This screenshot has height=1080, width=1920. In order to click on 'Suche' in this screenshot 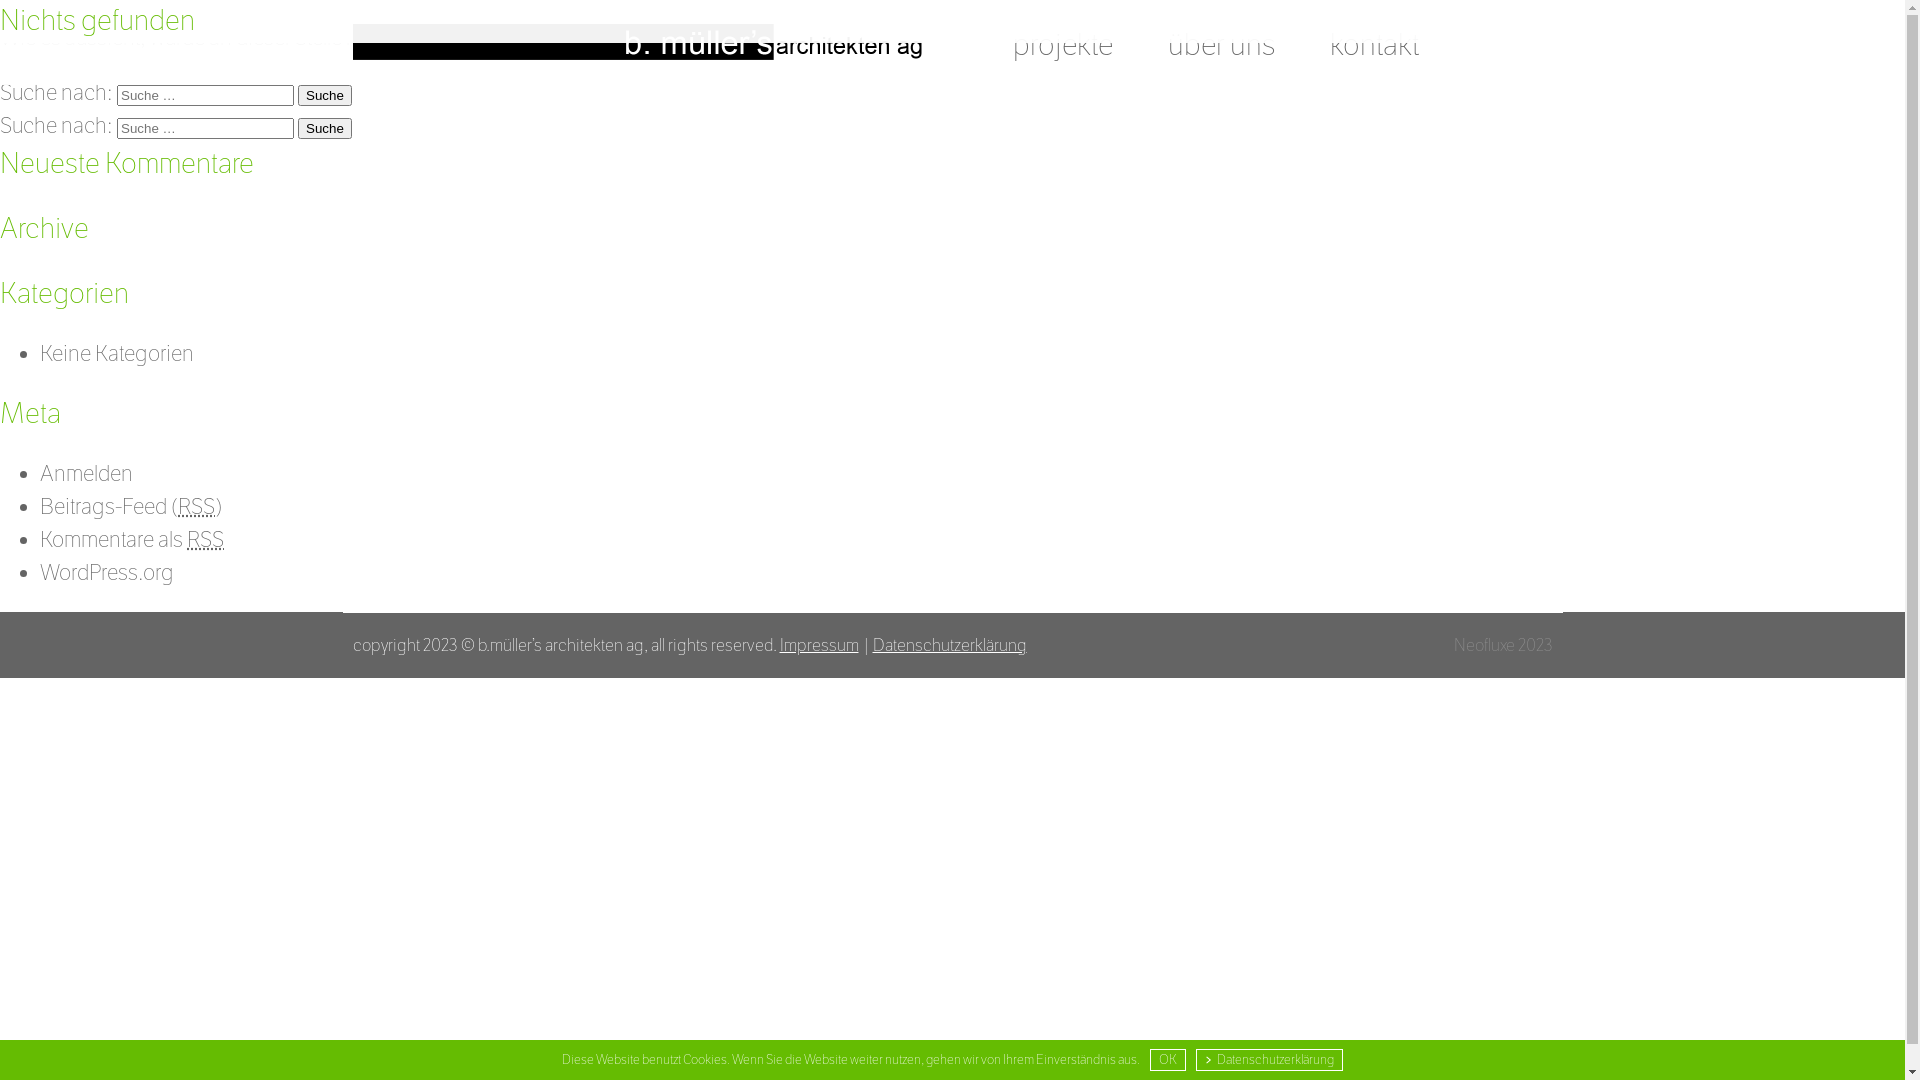, I will do `click(296, 128)`.